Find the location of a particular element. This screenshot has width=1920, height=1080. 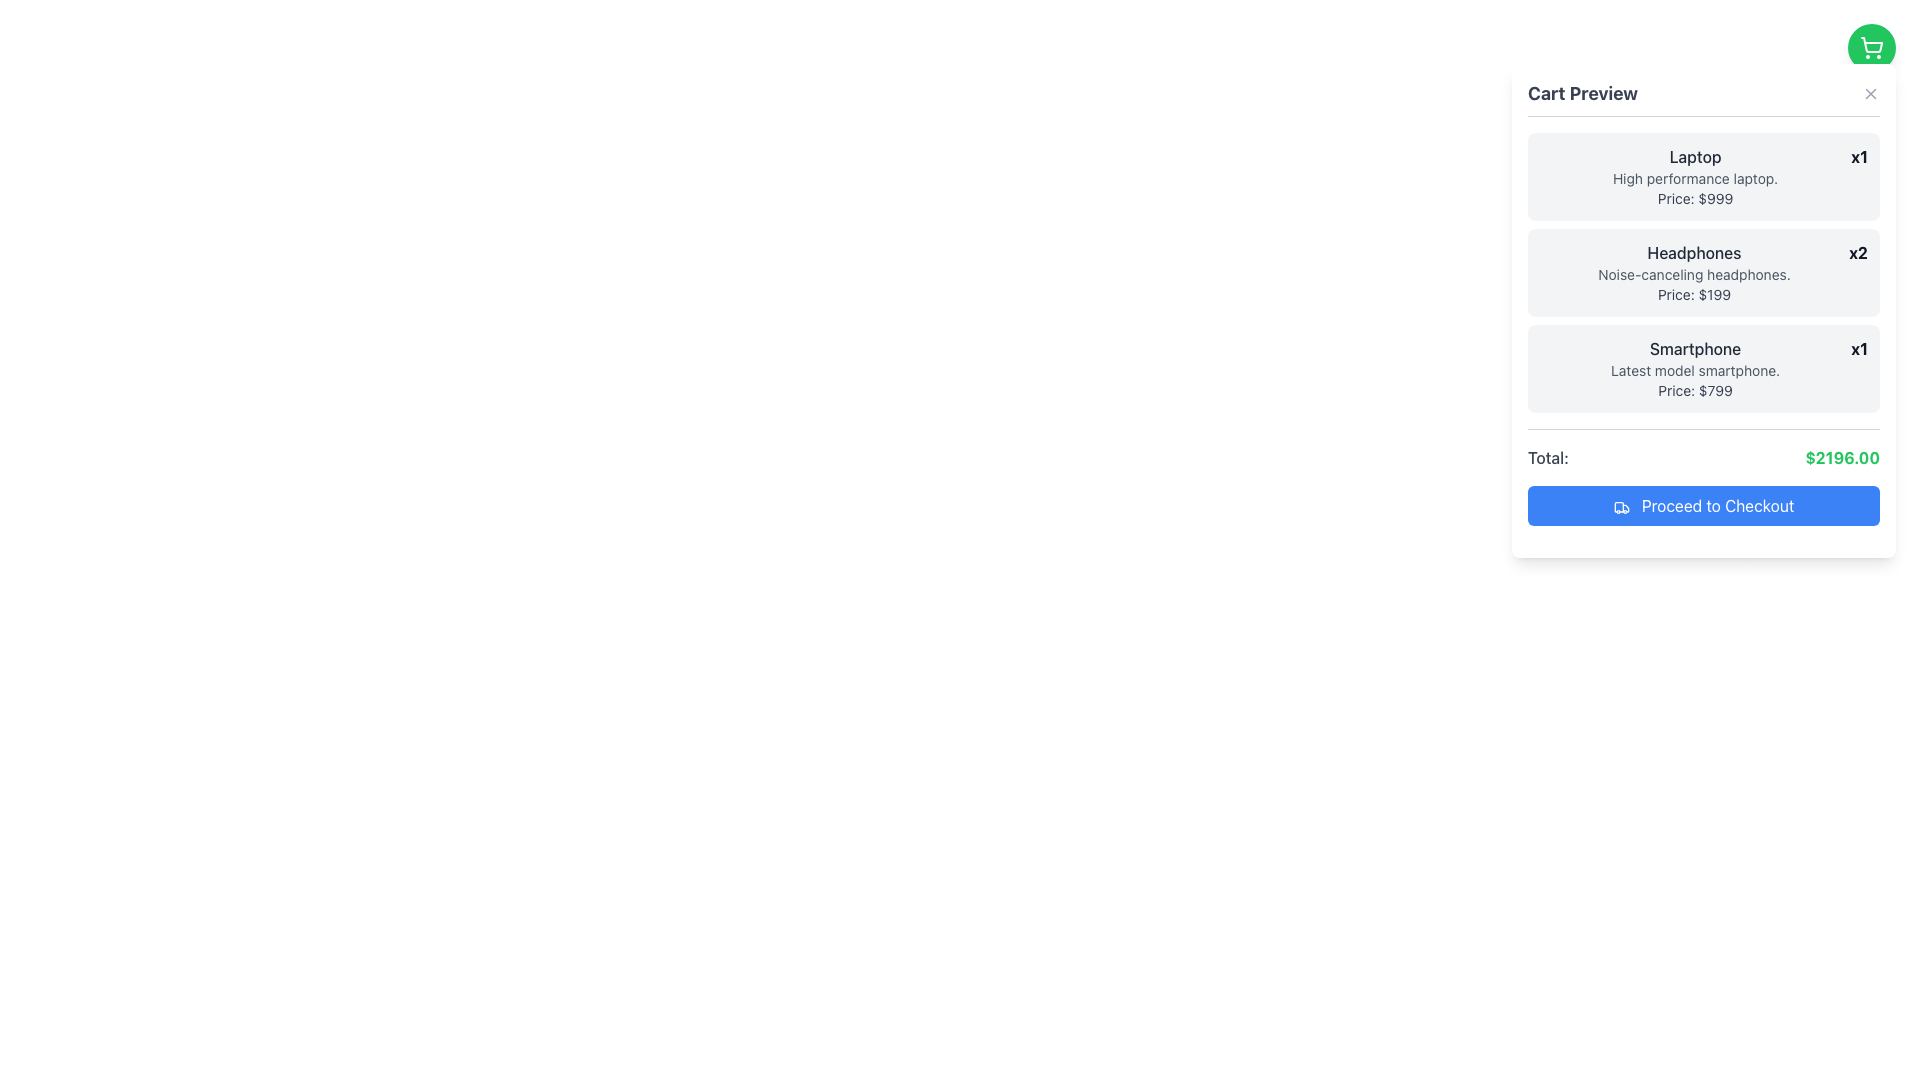

the third item in the cart summary, which displays the item's details including name, description, price, and quantity is located at coordinates (1703, 327).